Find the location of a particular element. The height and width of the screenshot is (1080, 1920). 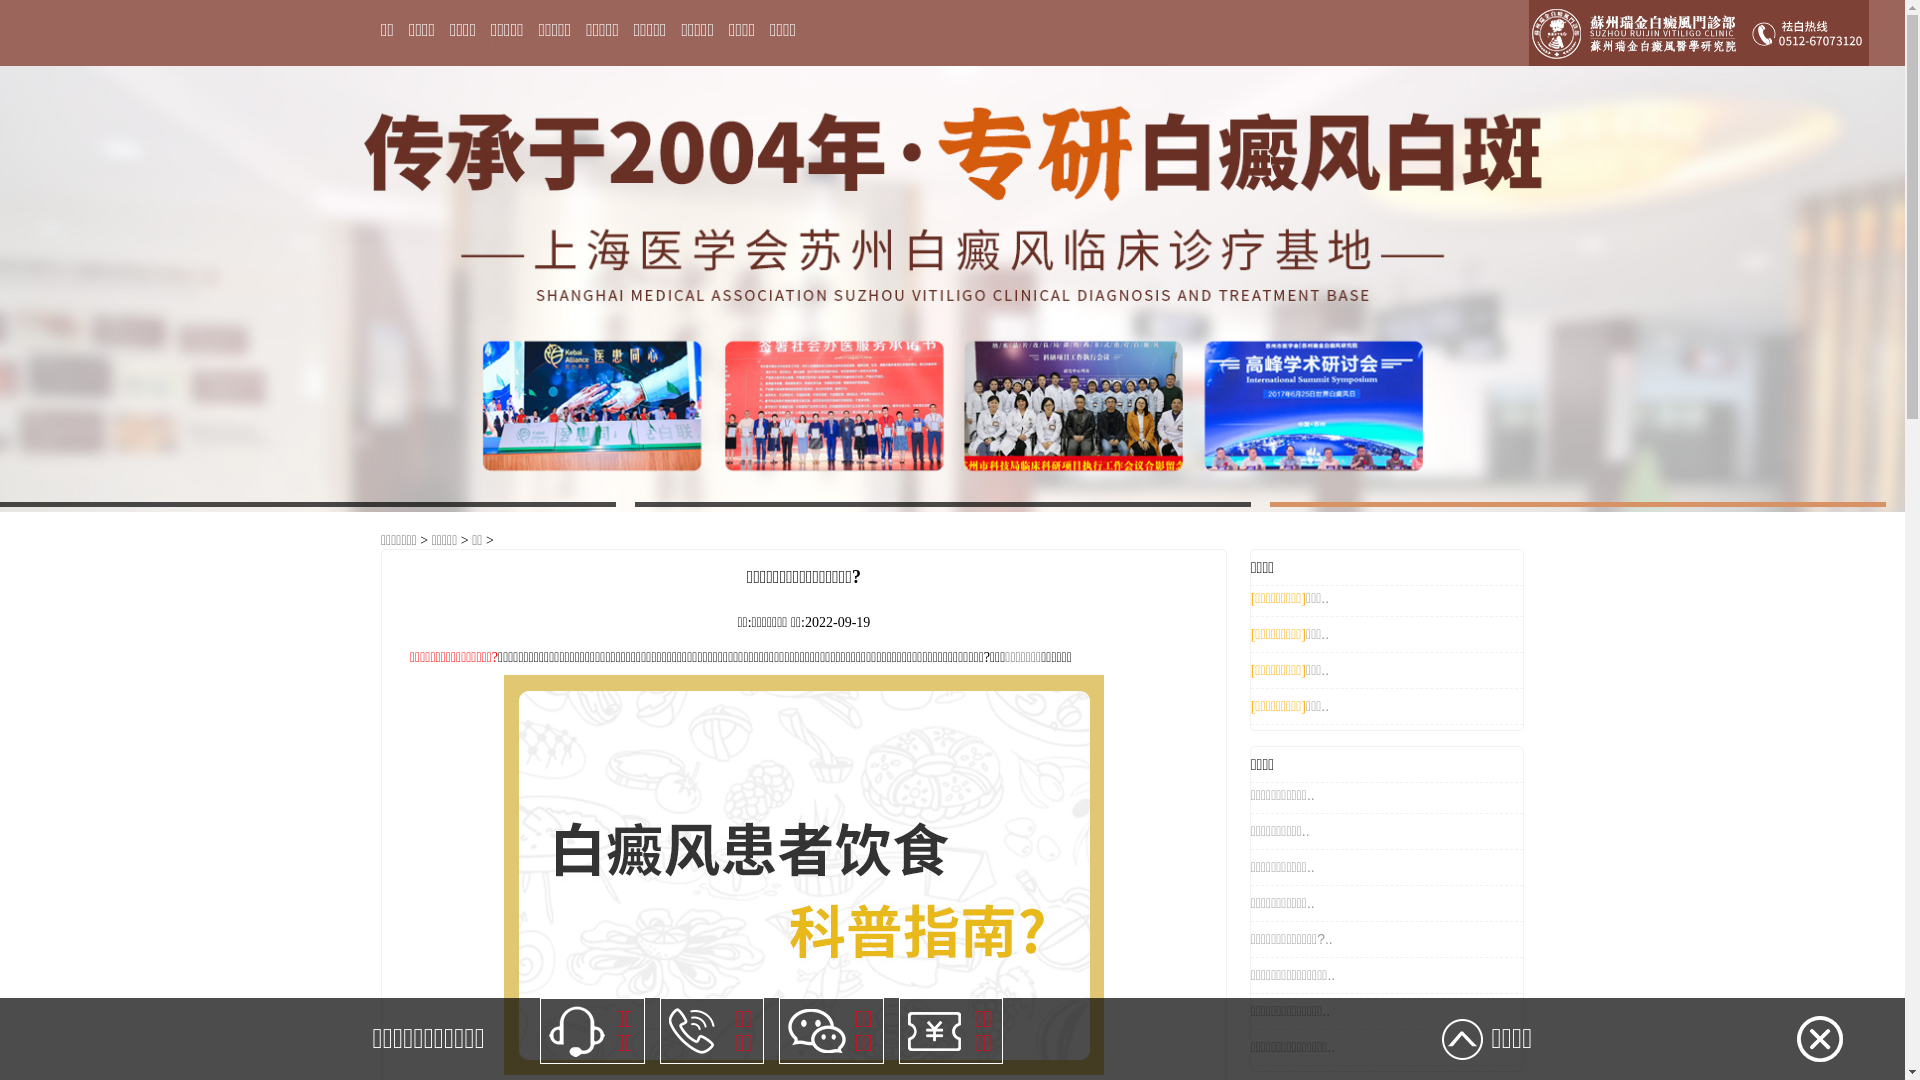

'banner1' is located at coordinates (951, 288).